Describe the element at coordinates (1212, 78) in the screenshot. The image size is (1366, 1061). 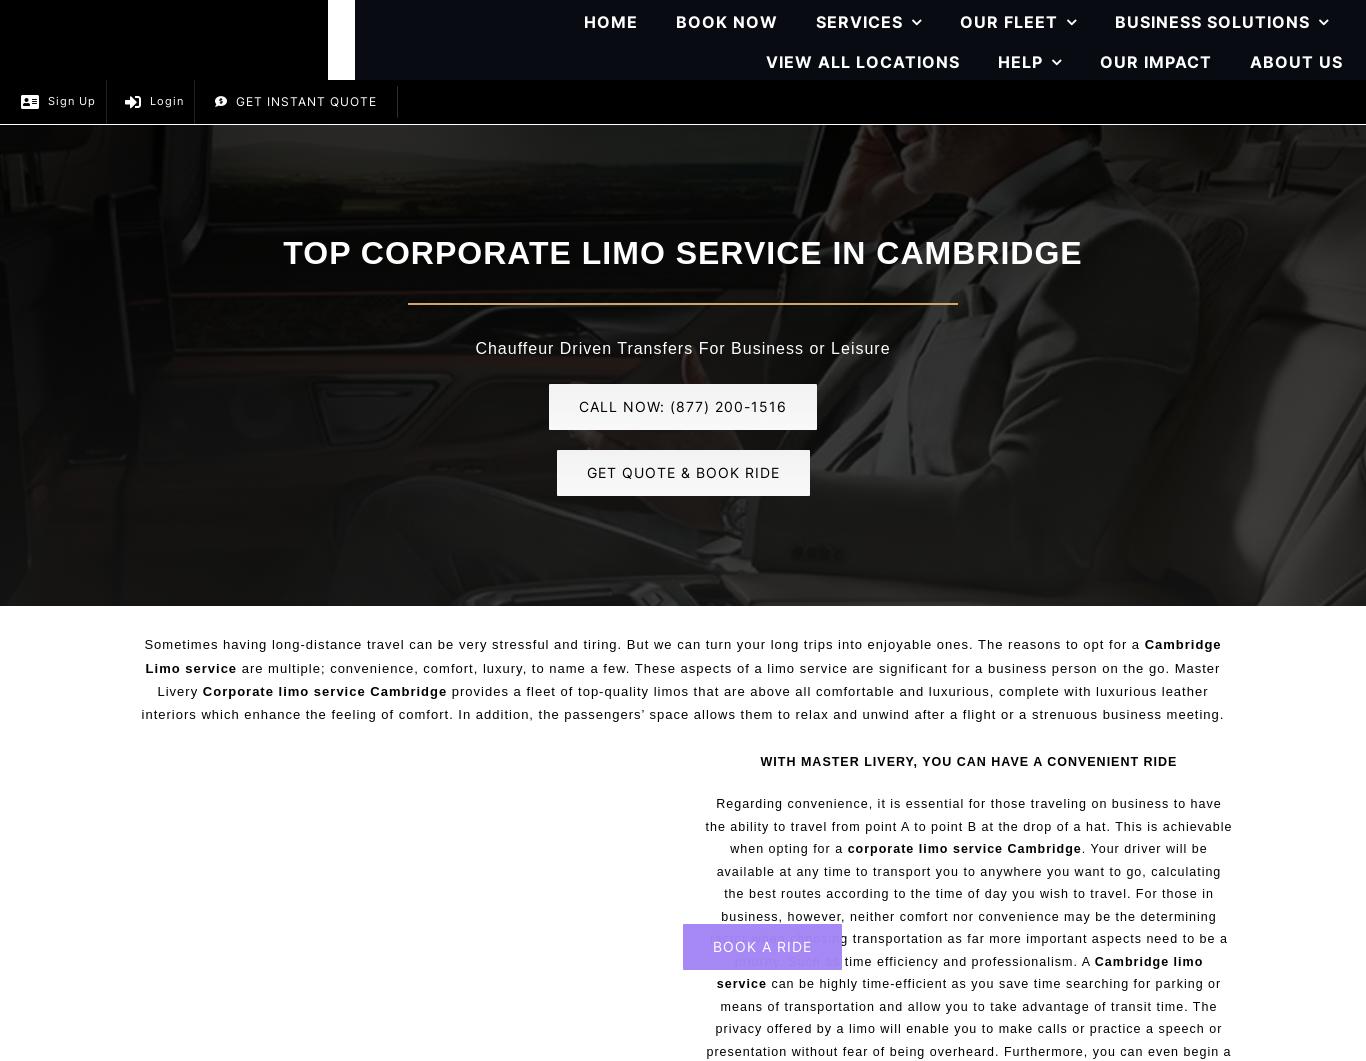
I see `'Corporate Roadshows'` at that location.